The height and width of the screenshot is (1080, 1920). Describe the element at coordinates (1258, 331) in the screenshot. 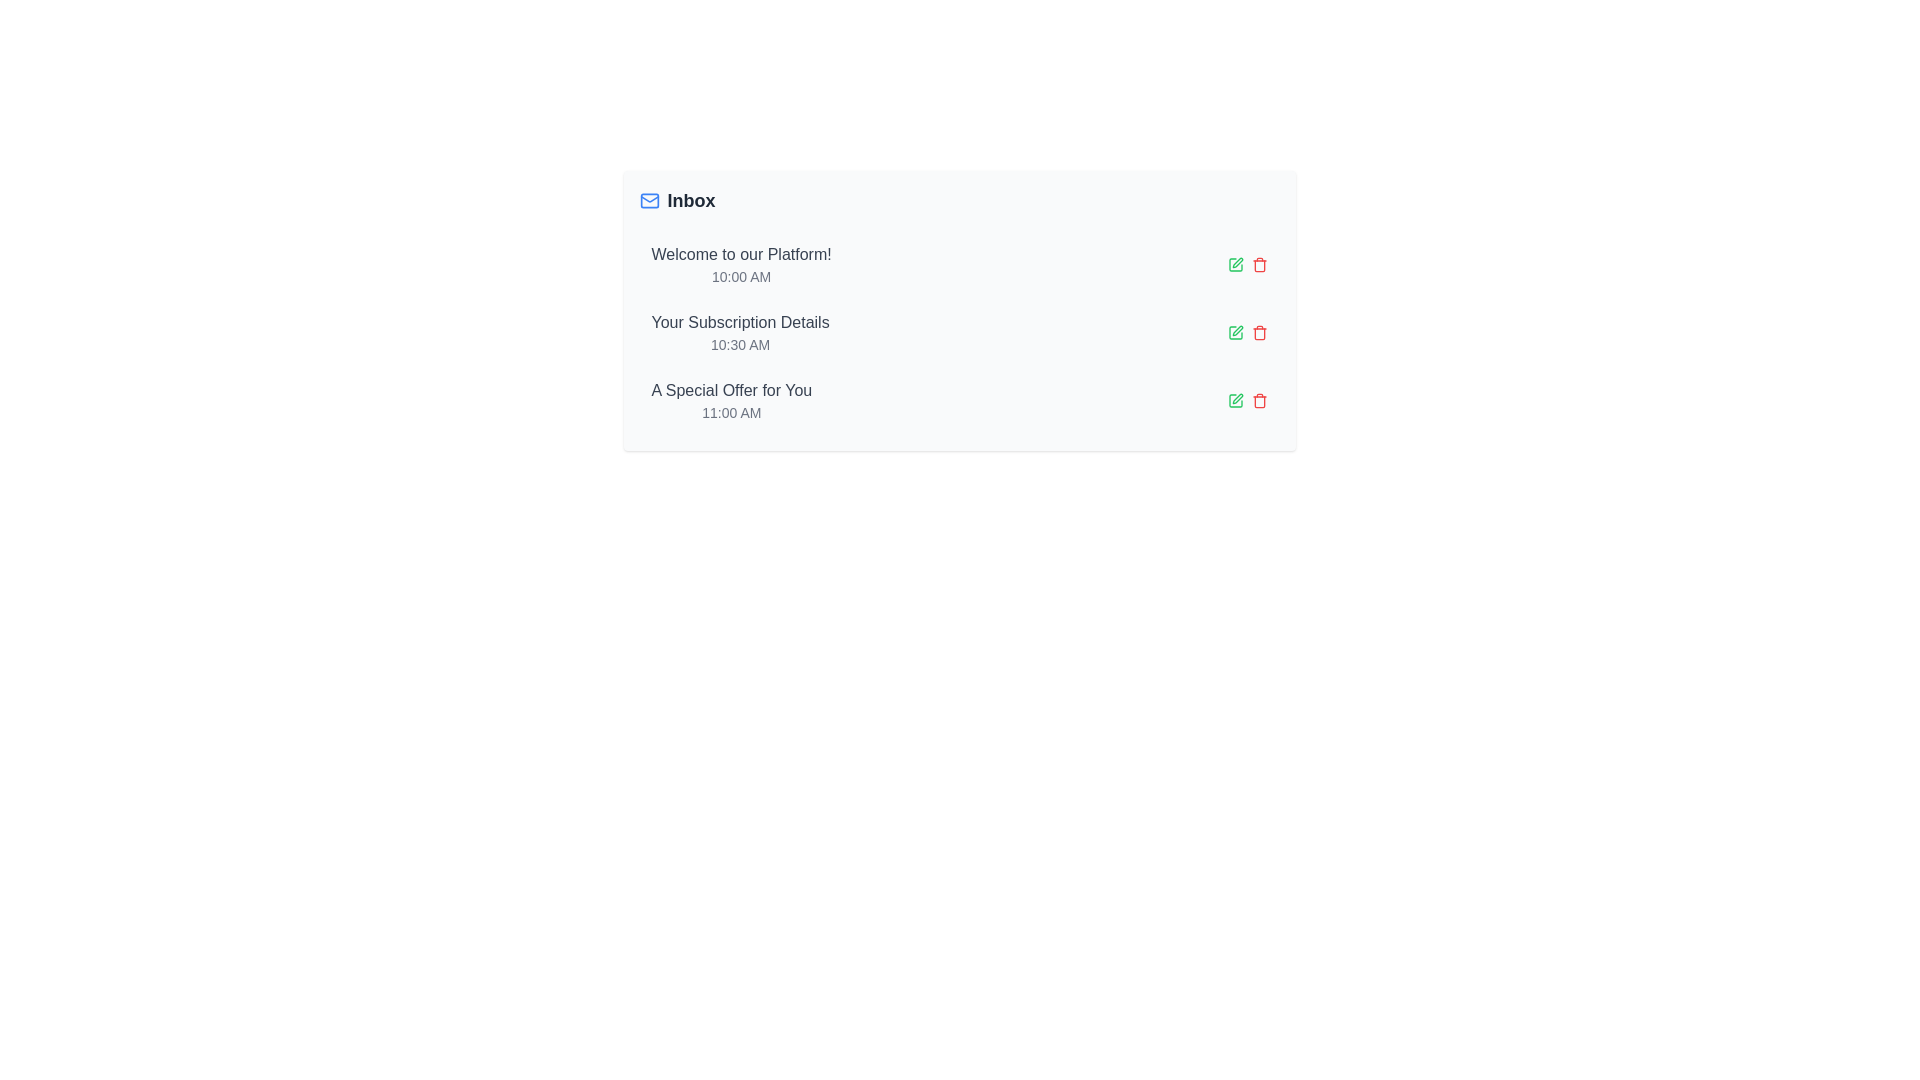

I see `the delete icon button located to the right of the green edit icon, associated with the 'Your Subscription Details' entry` at that location.